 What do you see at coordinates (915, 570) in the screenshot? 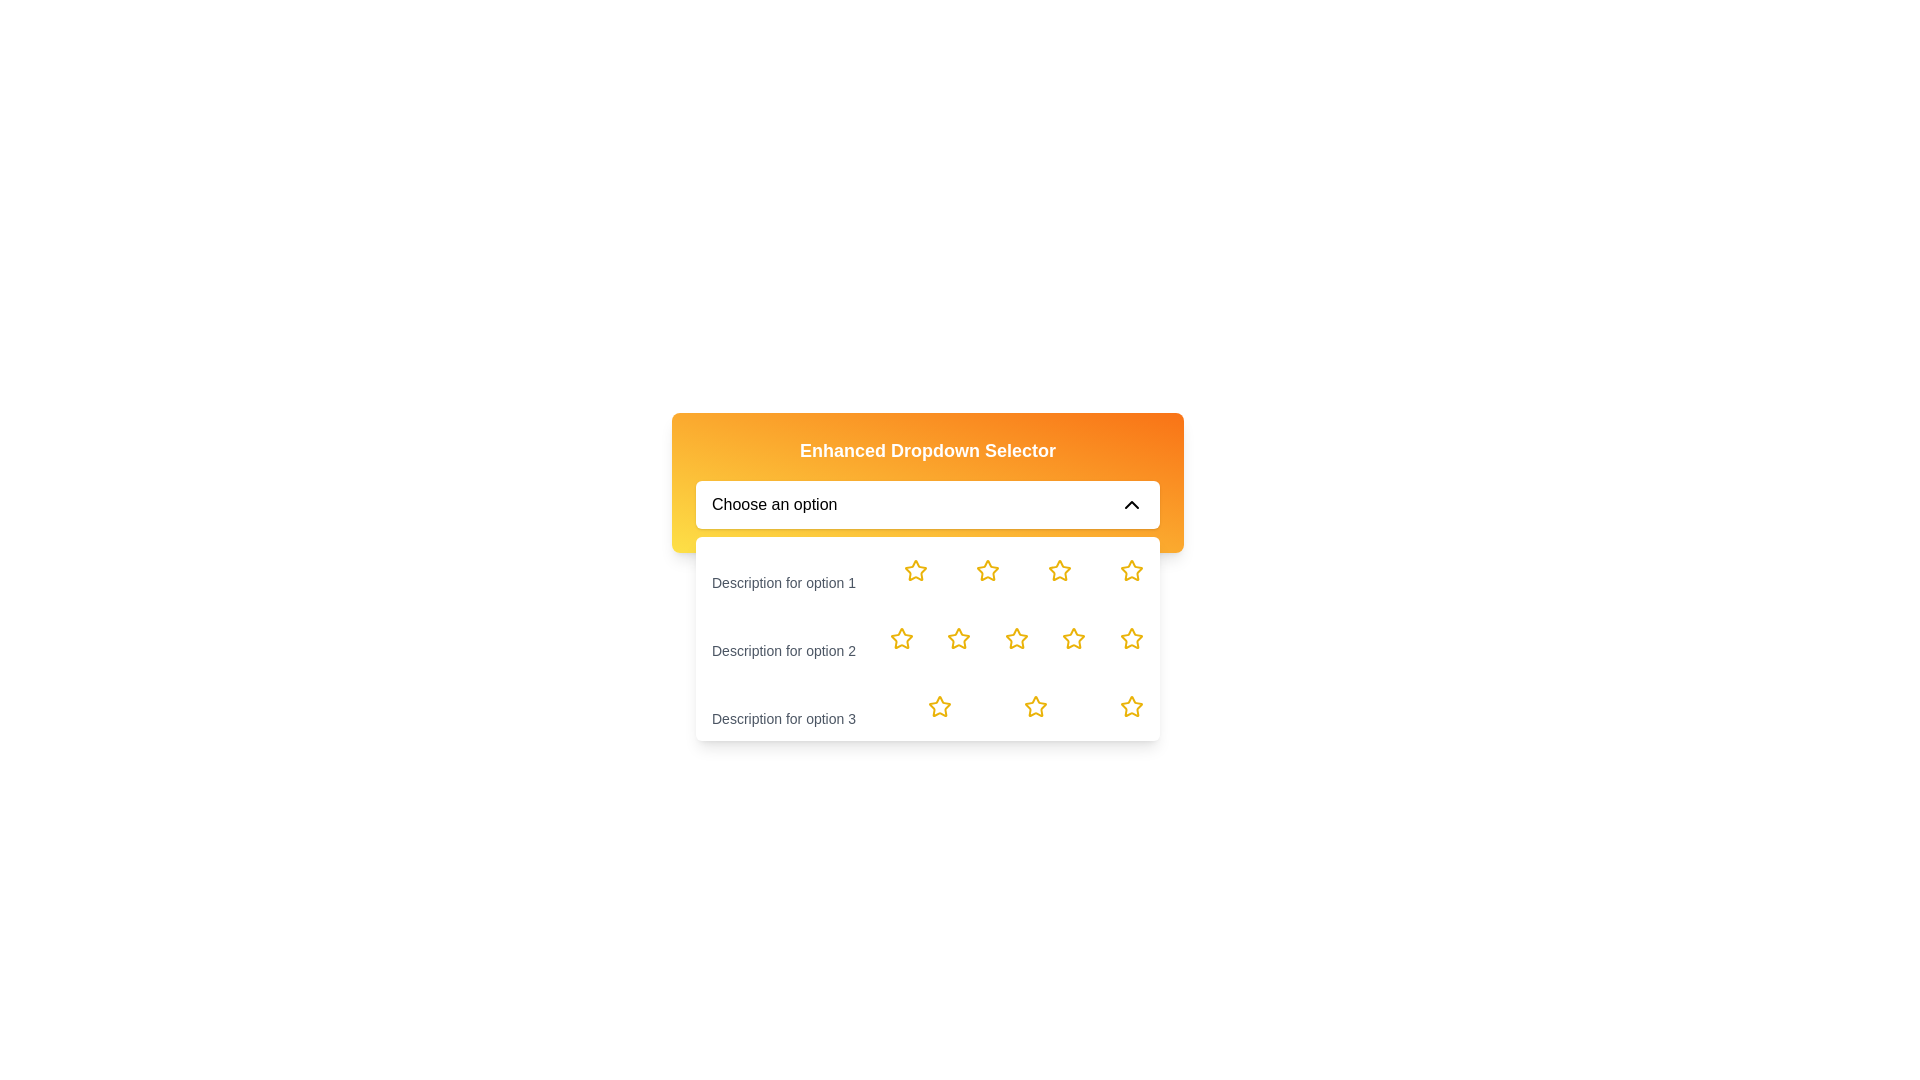
I see `the first yellow-colored star icon in the row labeled 'Description for option 1'` at bounding box center [915, 570].